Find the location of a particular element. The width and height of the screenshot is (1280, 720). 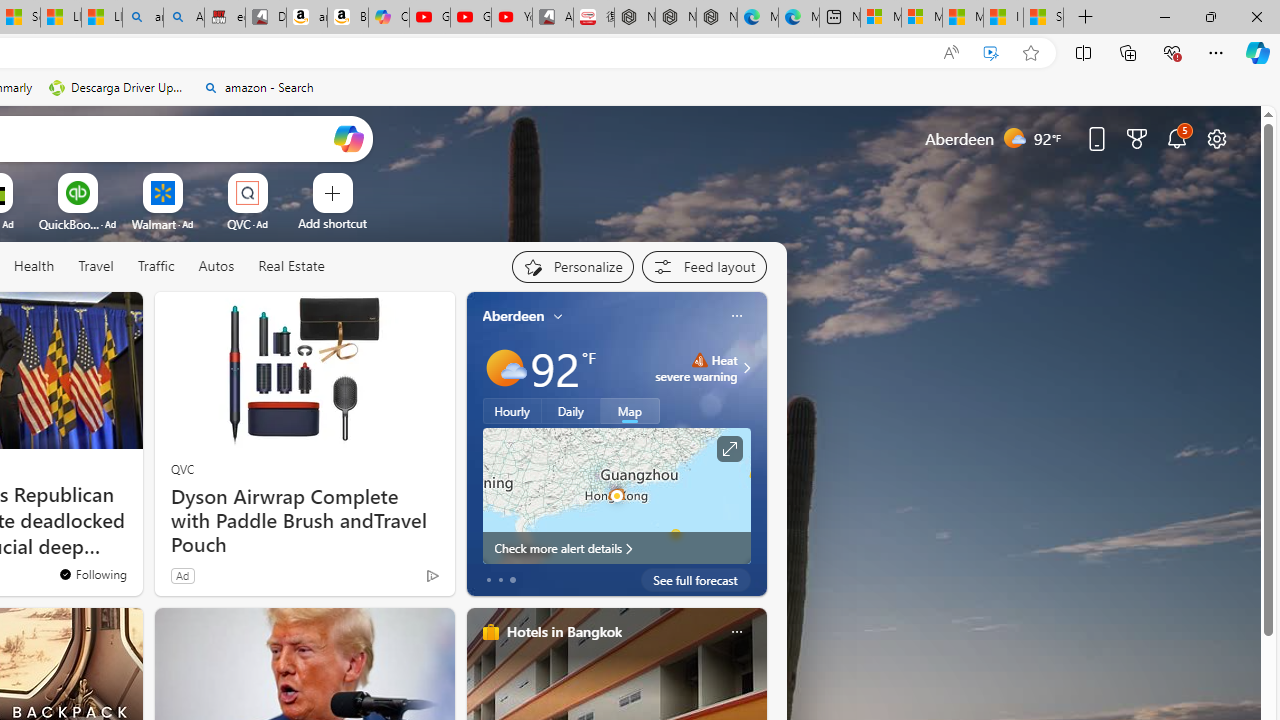

'Feed settings' is located at coordinates (704, 266).